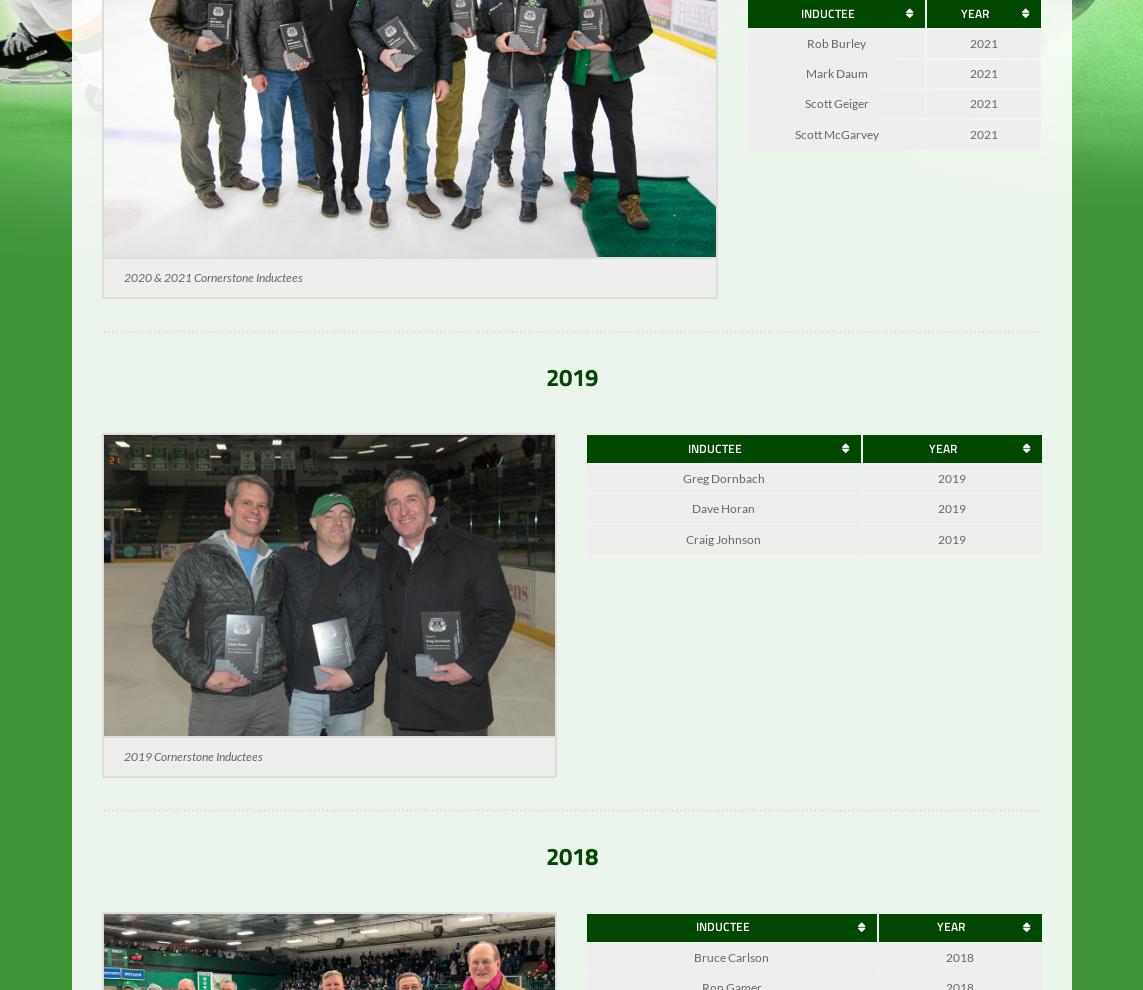 This screenshot has width=1143, height=990. What do you see at coordinates (834, 87) in the screenshot?
I see `'Mark Daum'` at bounding box center [834, 87].